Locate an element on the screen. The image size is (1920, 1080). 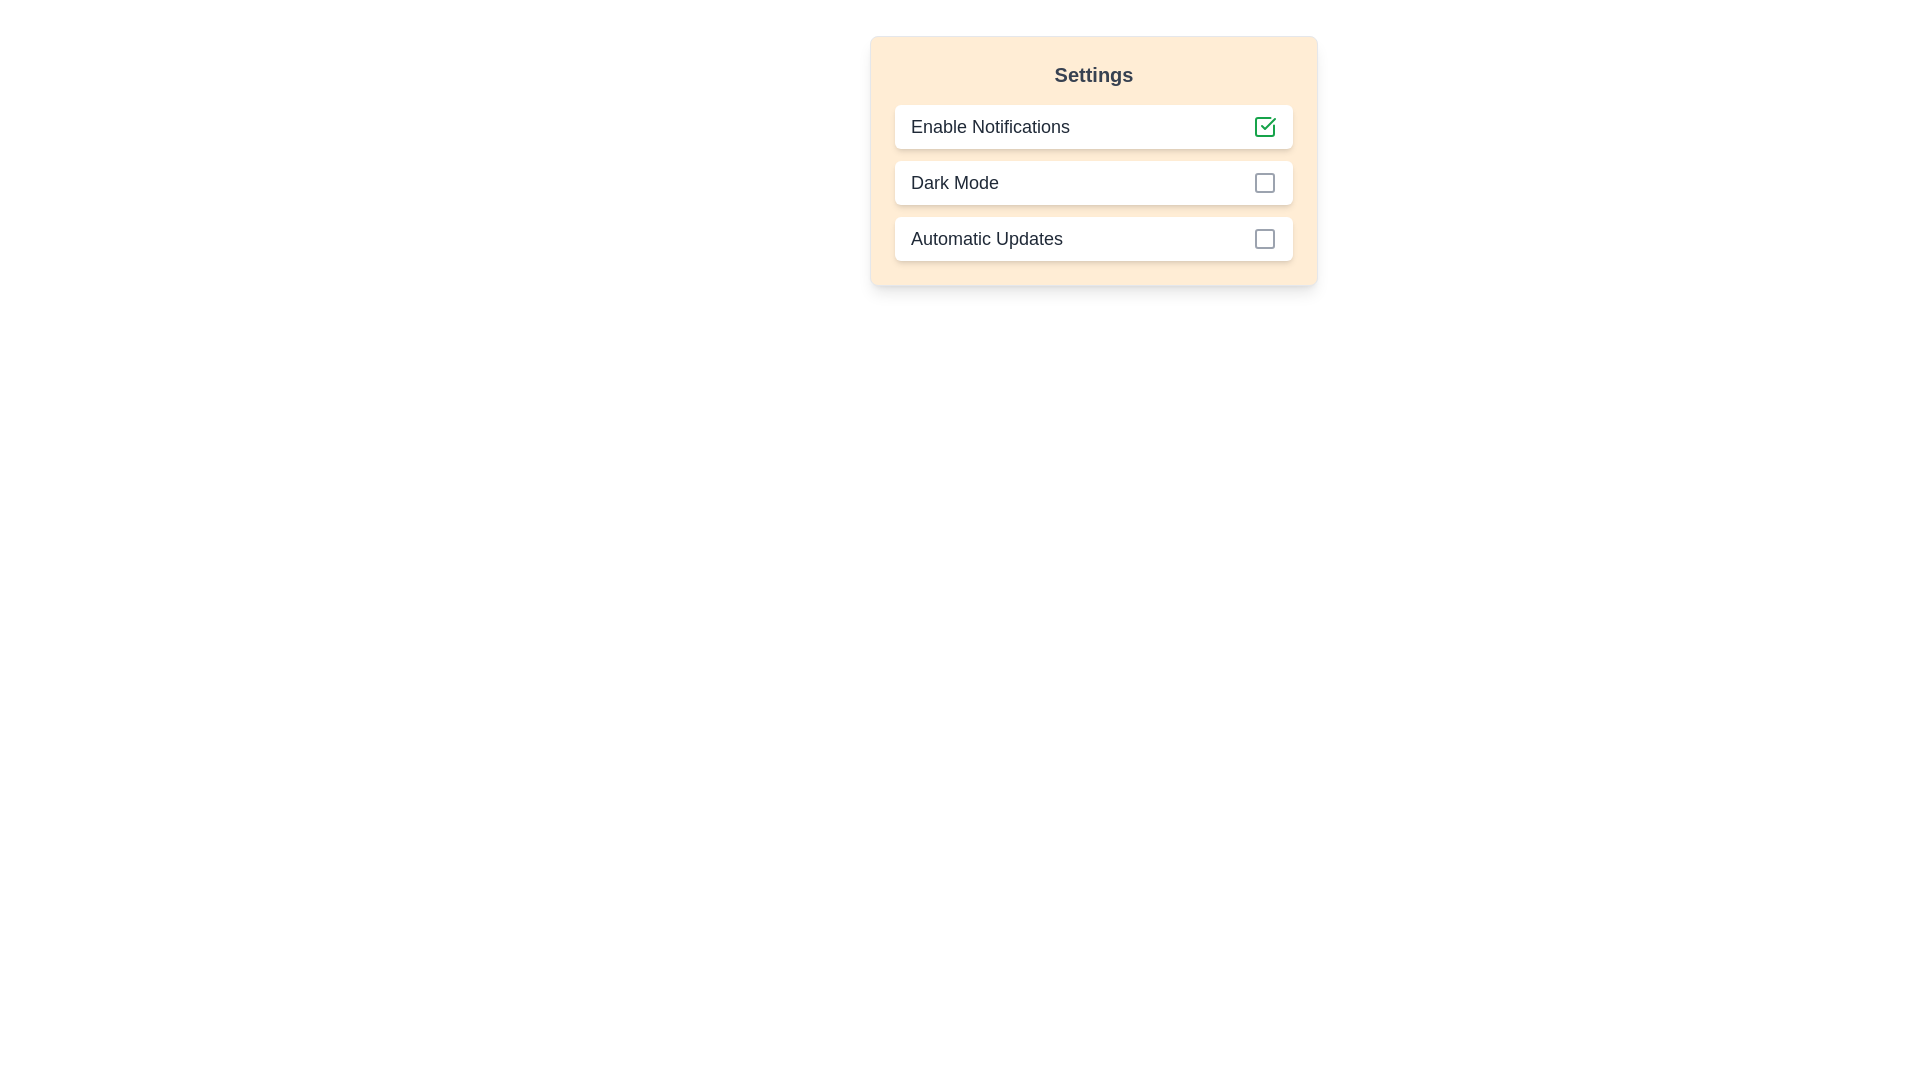
the unselected checkbox icon for 'Automatic Updates' is located at coordinates (1264, 238).